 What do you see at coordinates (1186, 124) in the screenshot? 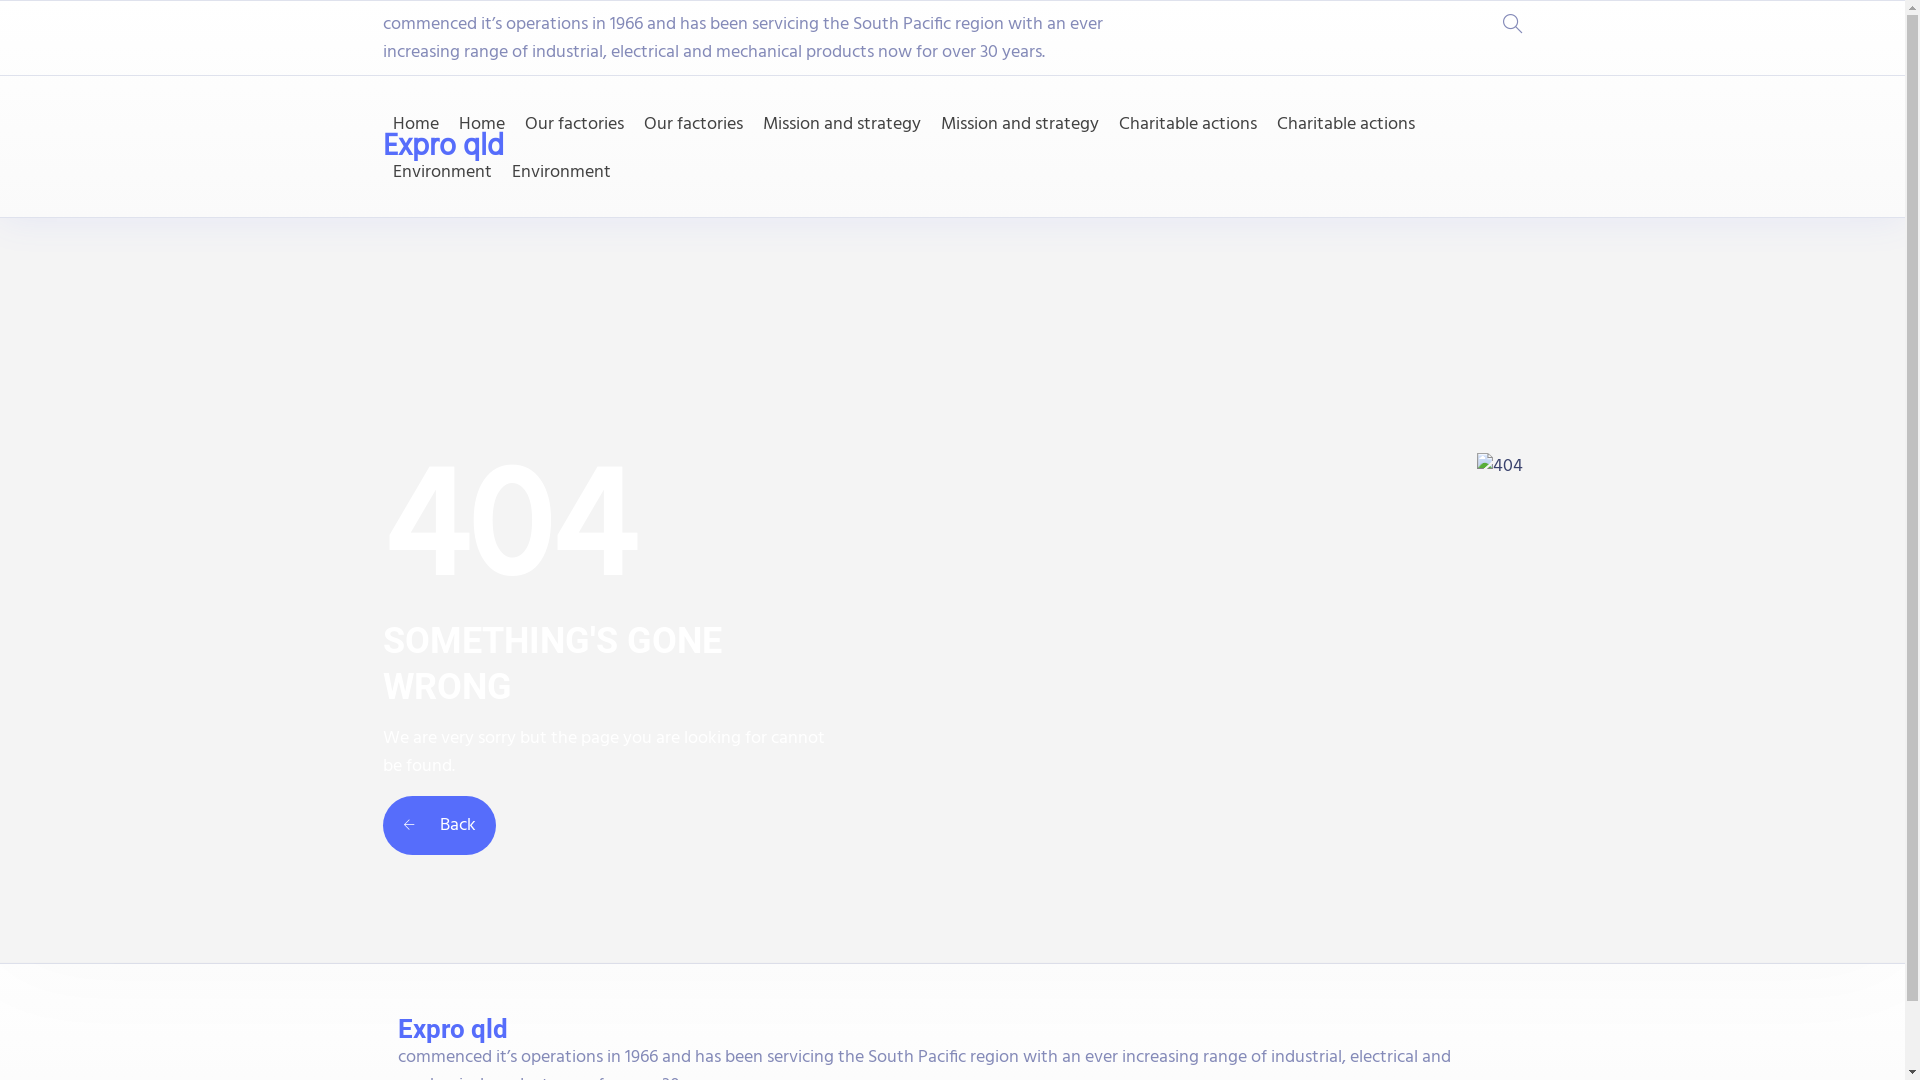
I see `'Charitable actions'` at bounding box center [1186, 124].